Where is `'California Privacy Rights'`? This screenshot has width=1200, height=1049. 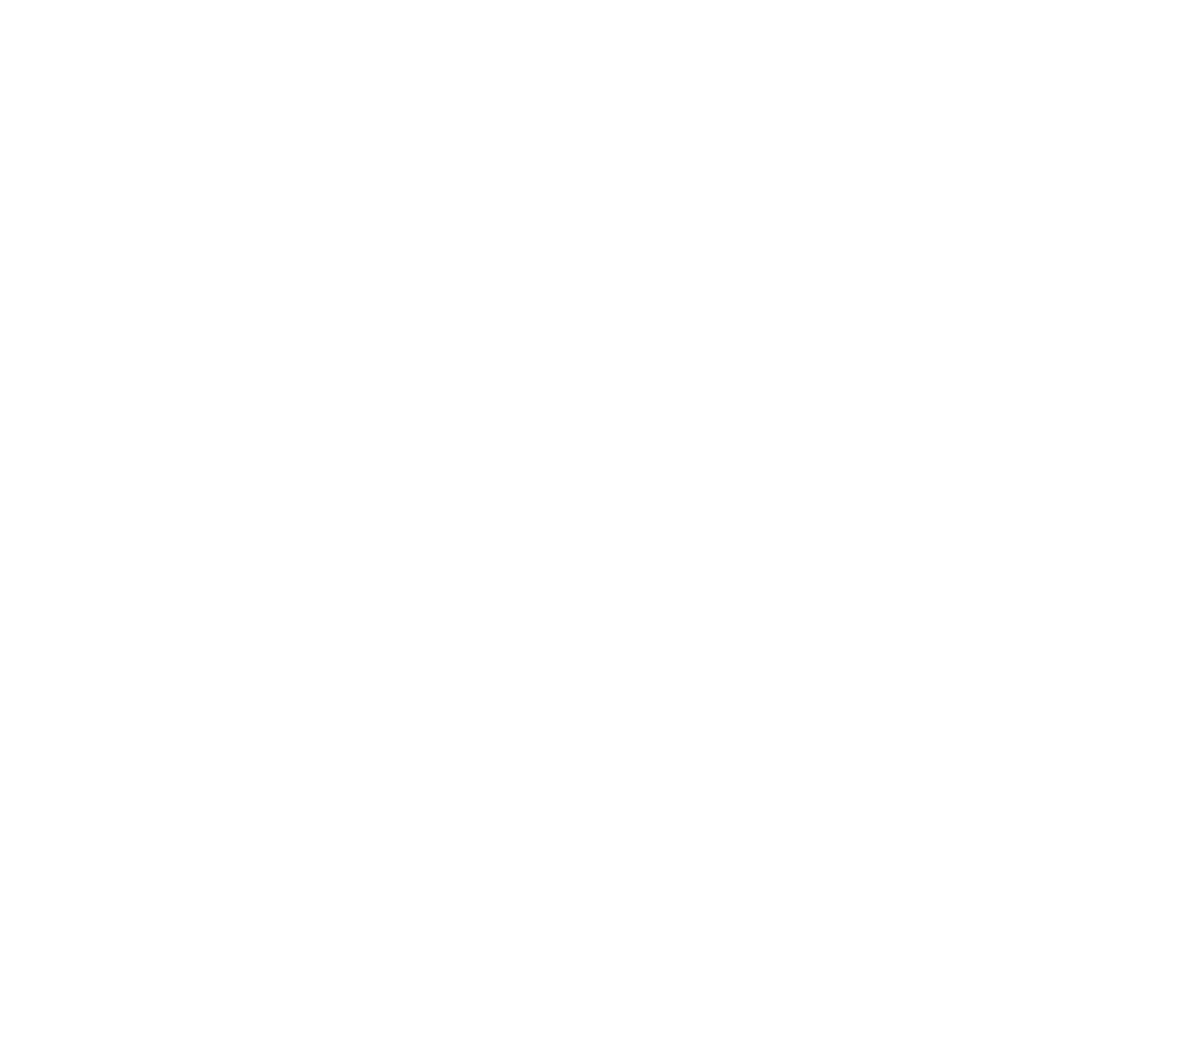 'California Privacy Rights' is located at coordinates (636, 845).